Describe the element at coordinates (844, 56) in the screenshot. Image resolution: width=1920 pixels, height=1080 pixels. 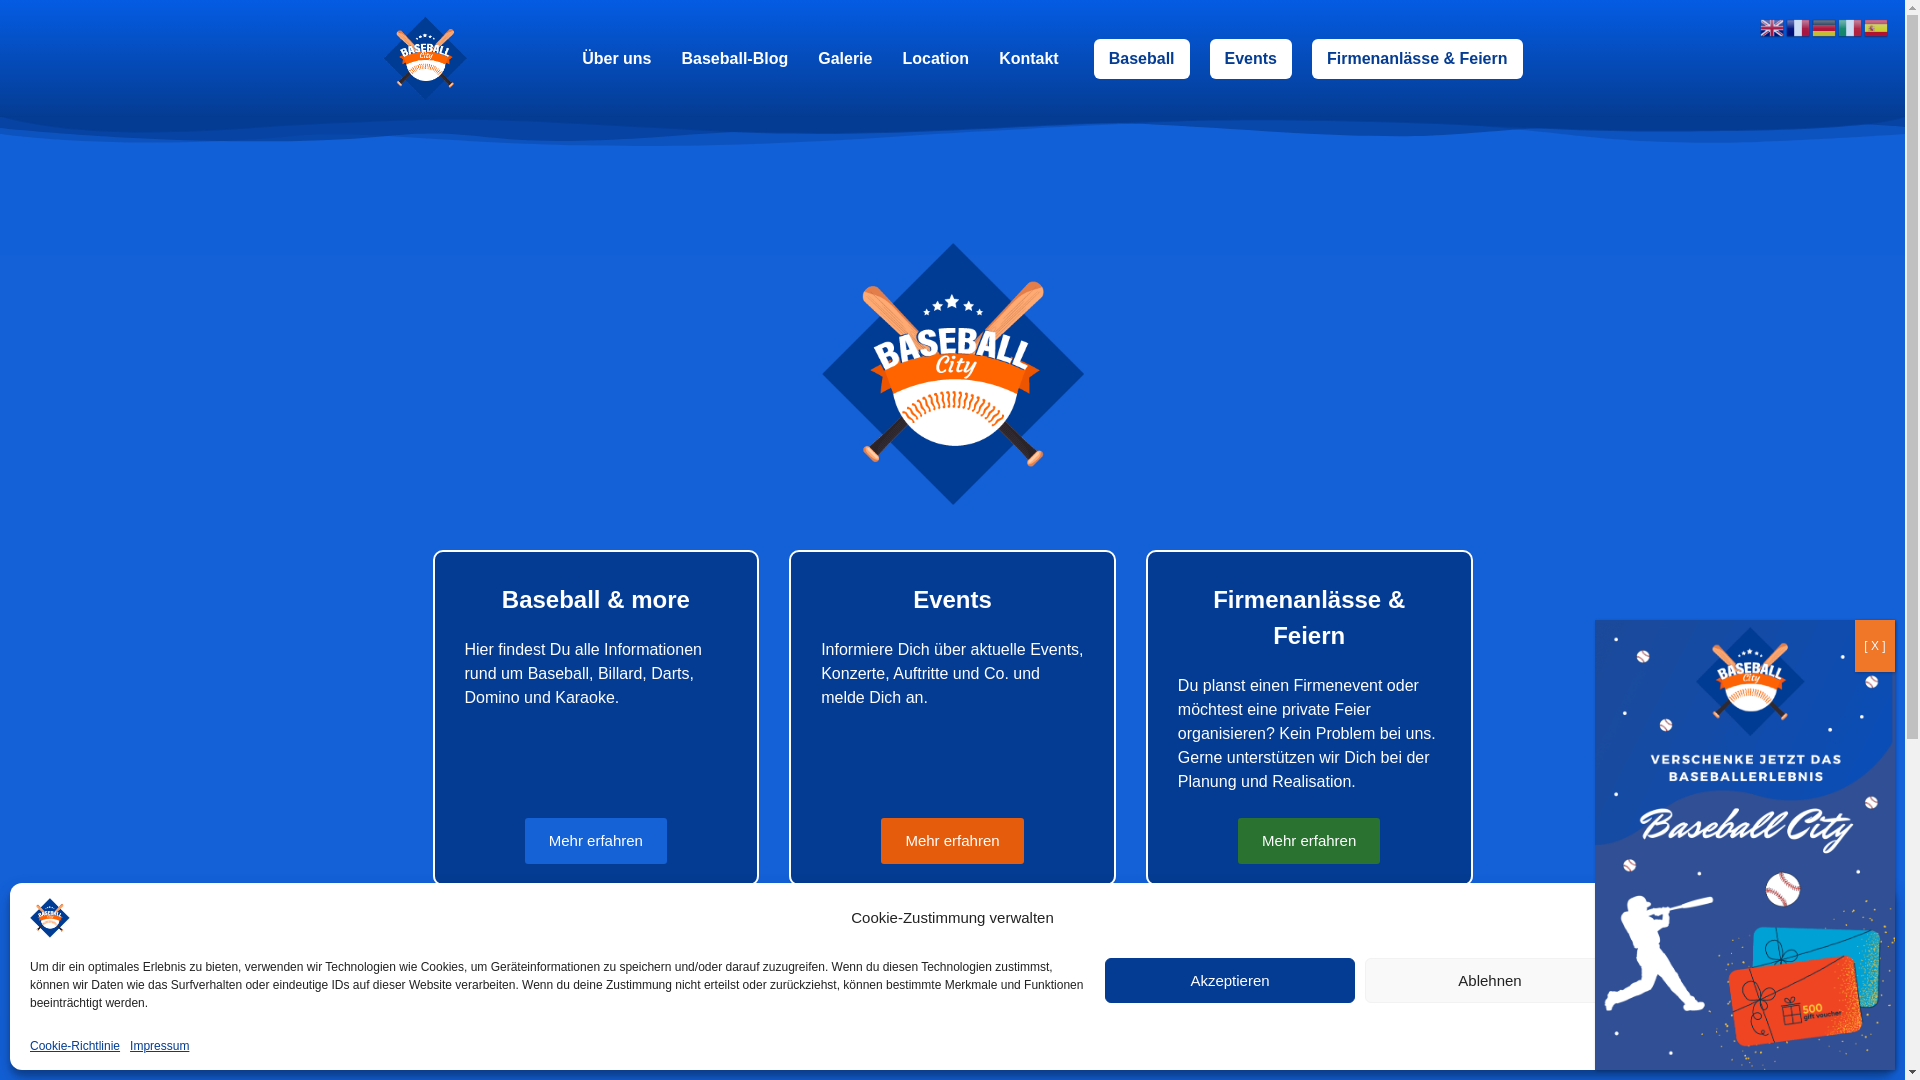
I see `'Galerie'` at that location.